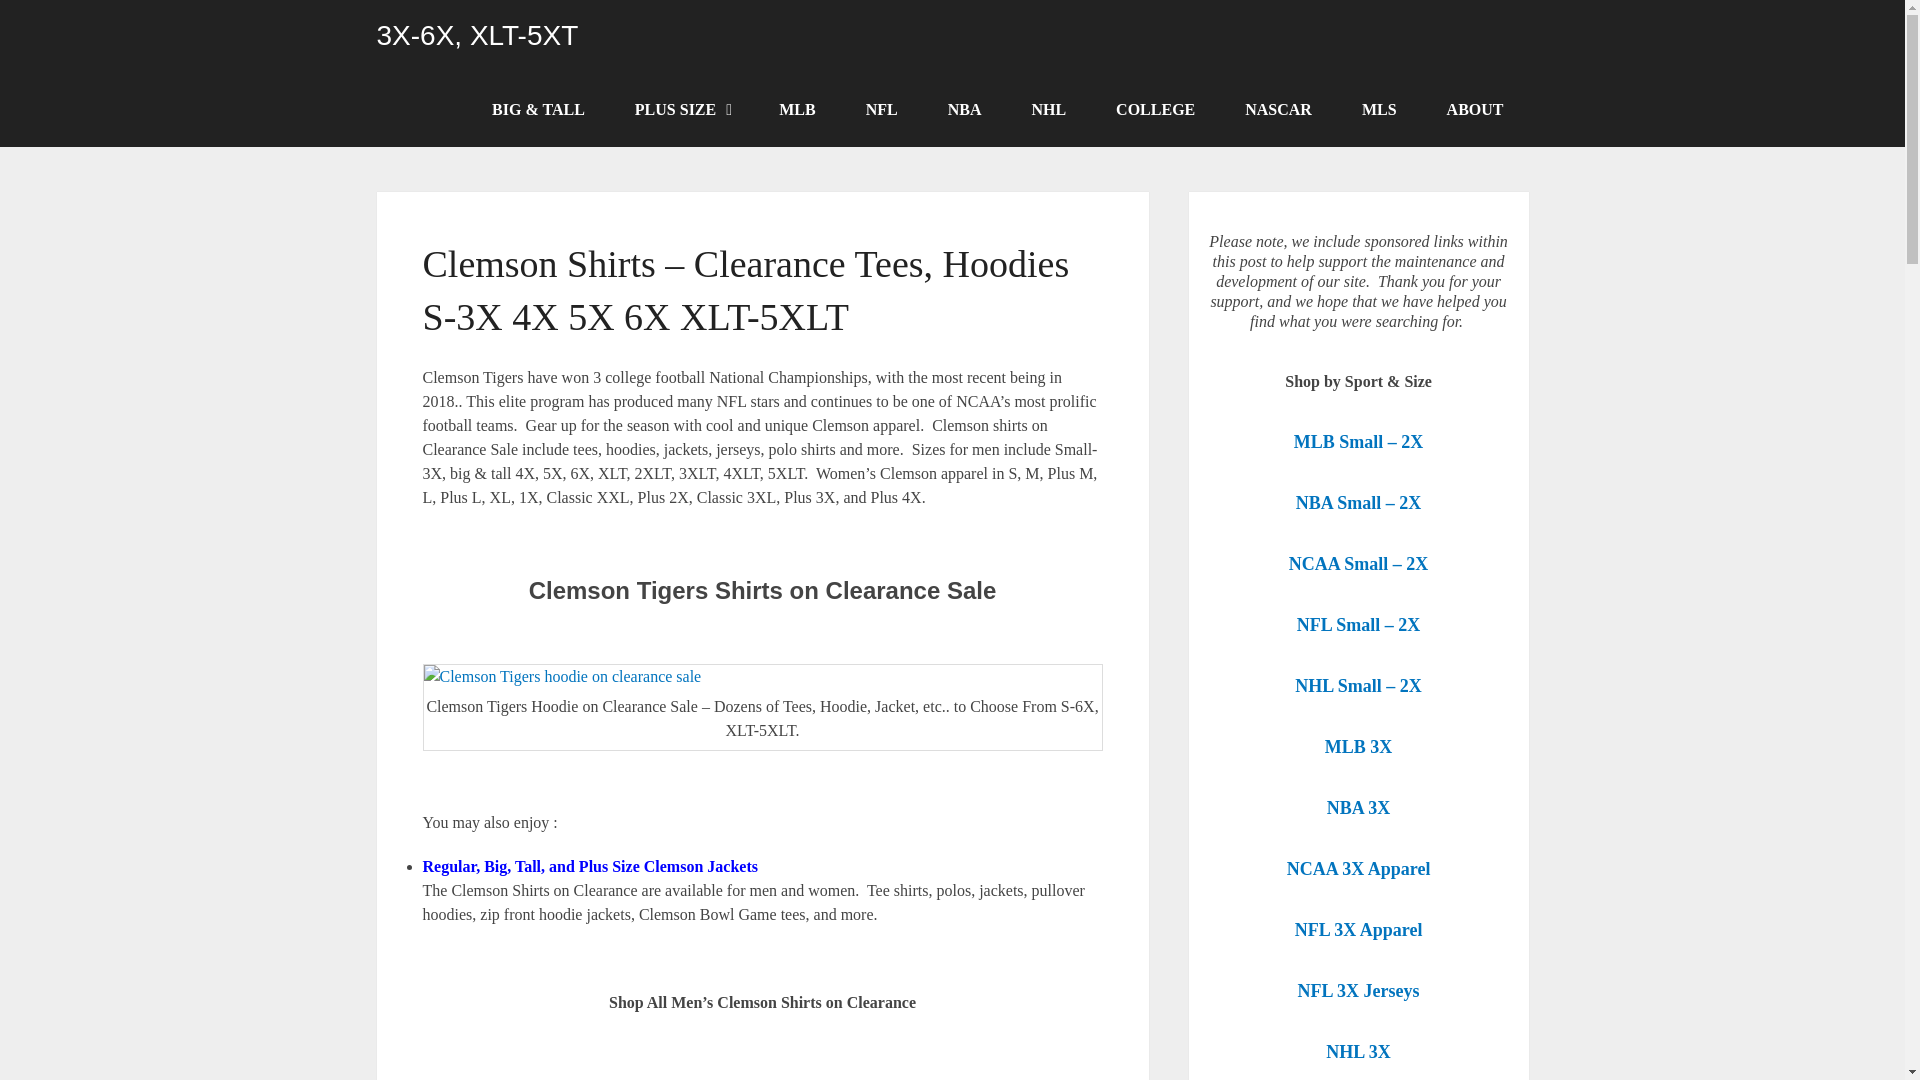 This screenshot has height=1080, width=1920. I want to click on 'NCAA 3X Apparel', so click(1358, 868).